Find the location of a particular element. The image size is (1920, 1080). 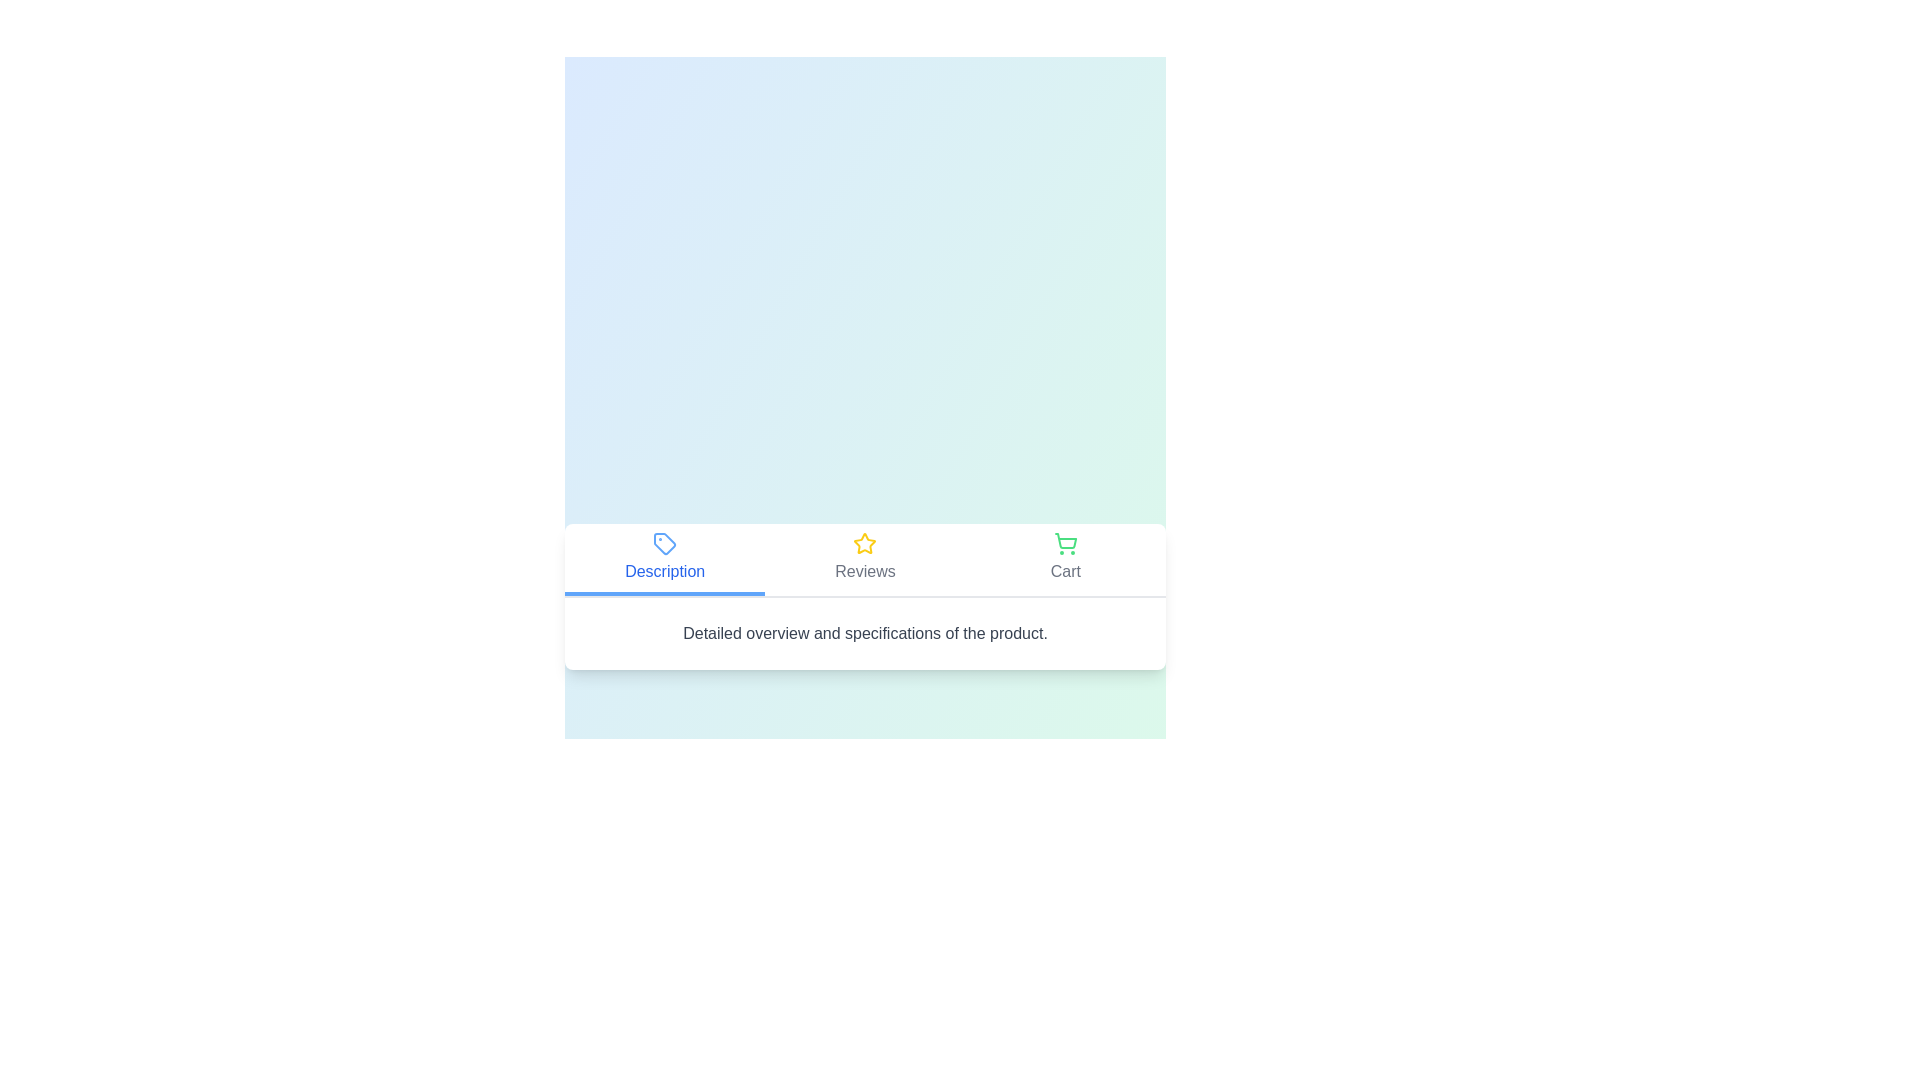

the Reviews tab is located at coordinates (864, 559).